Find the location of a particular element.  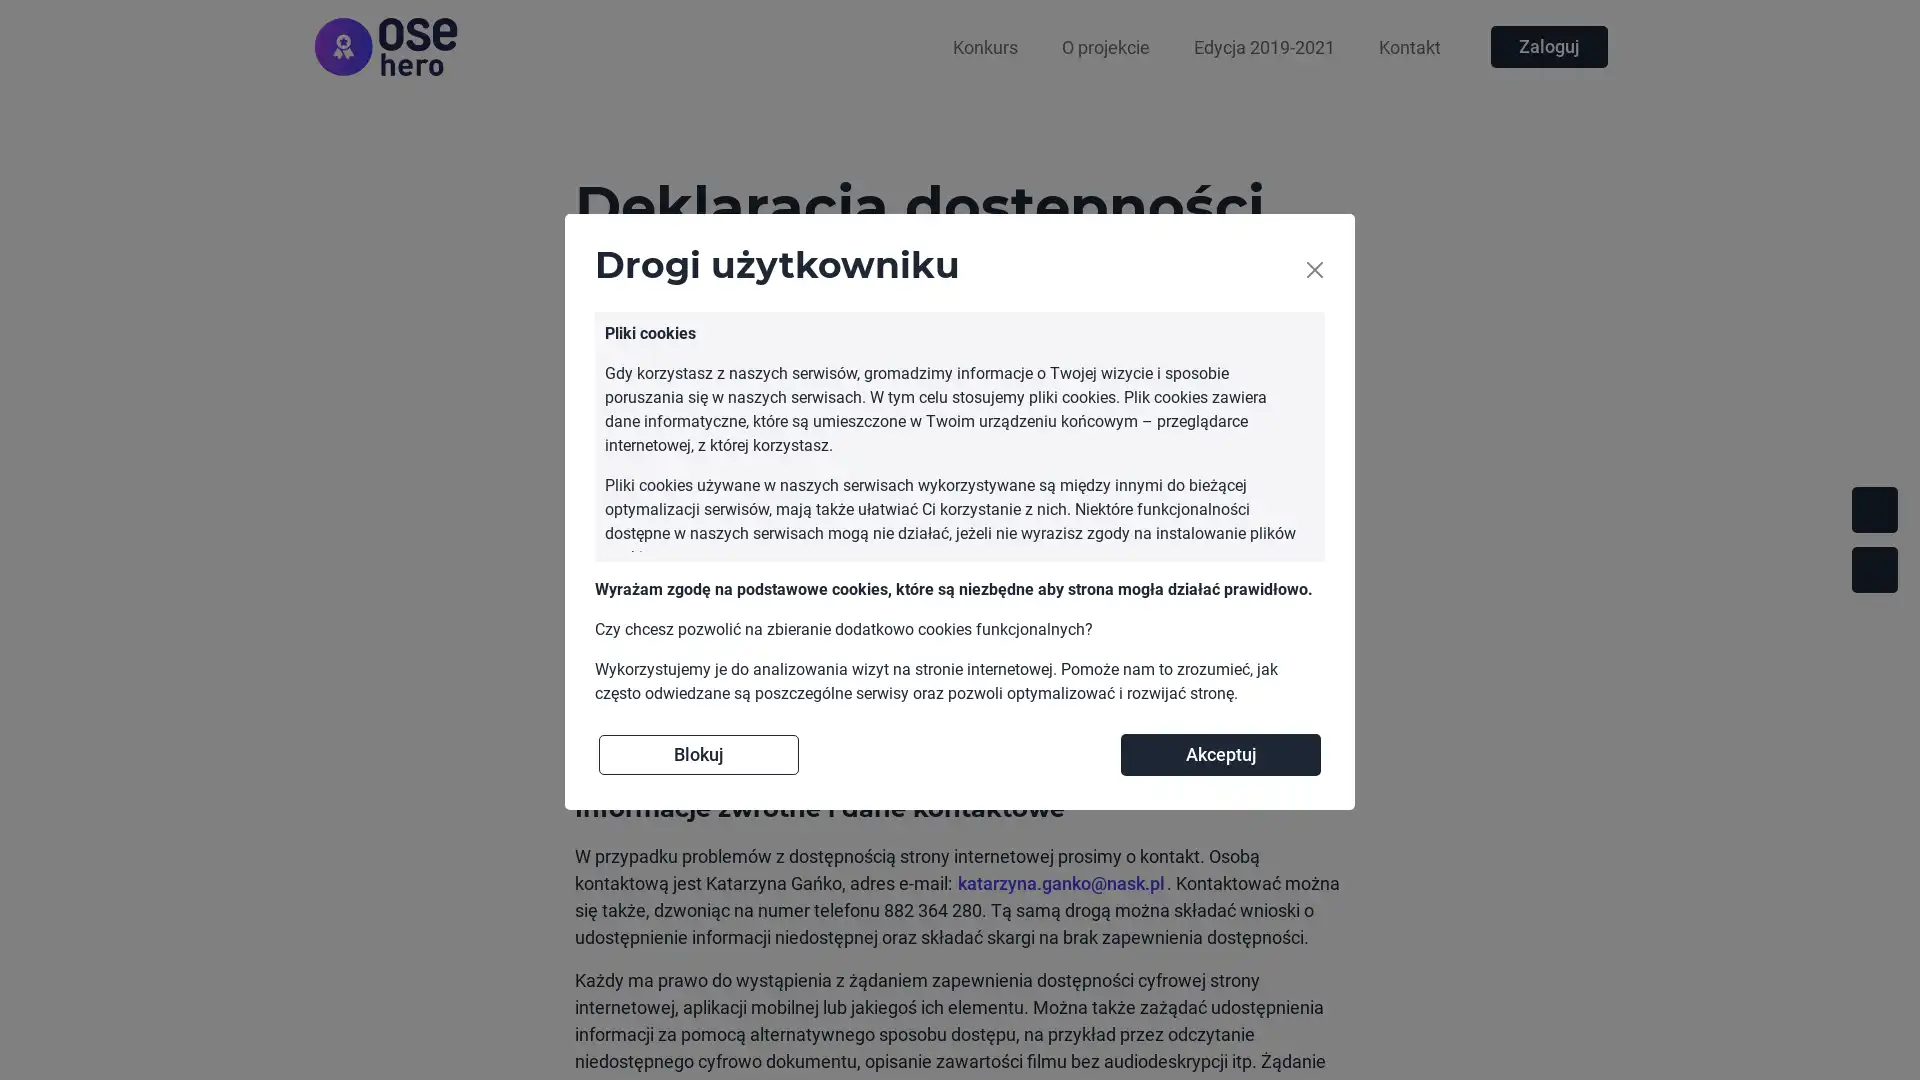

Akceptuj is located at coordinates (1219, 753).